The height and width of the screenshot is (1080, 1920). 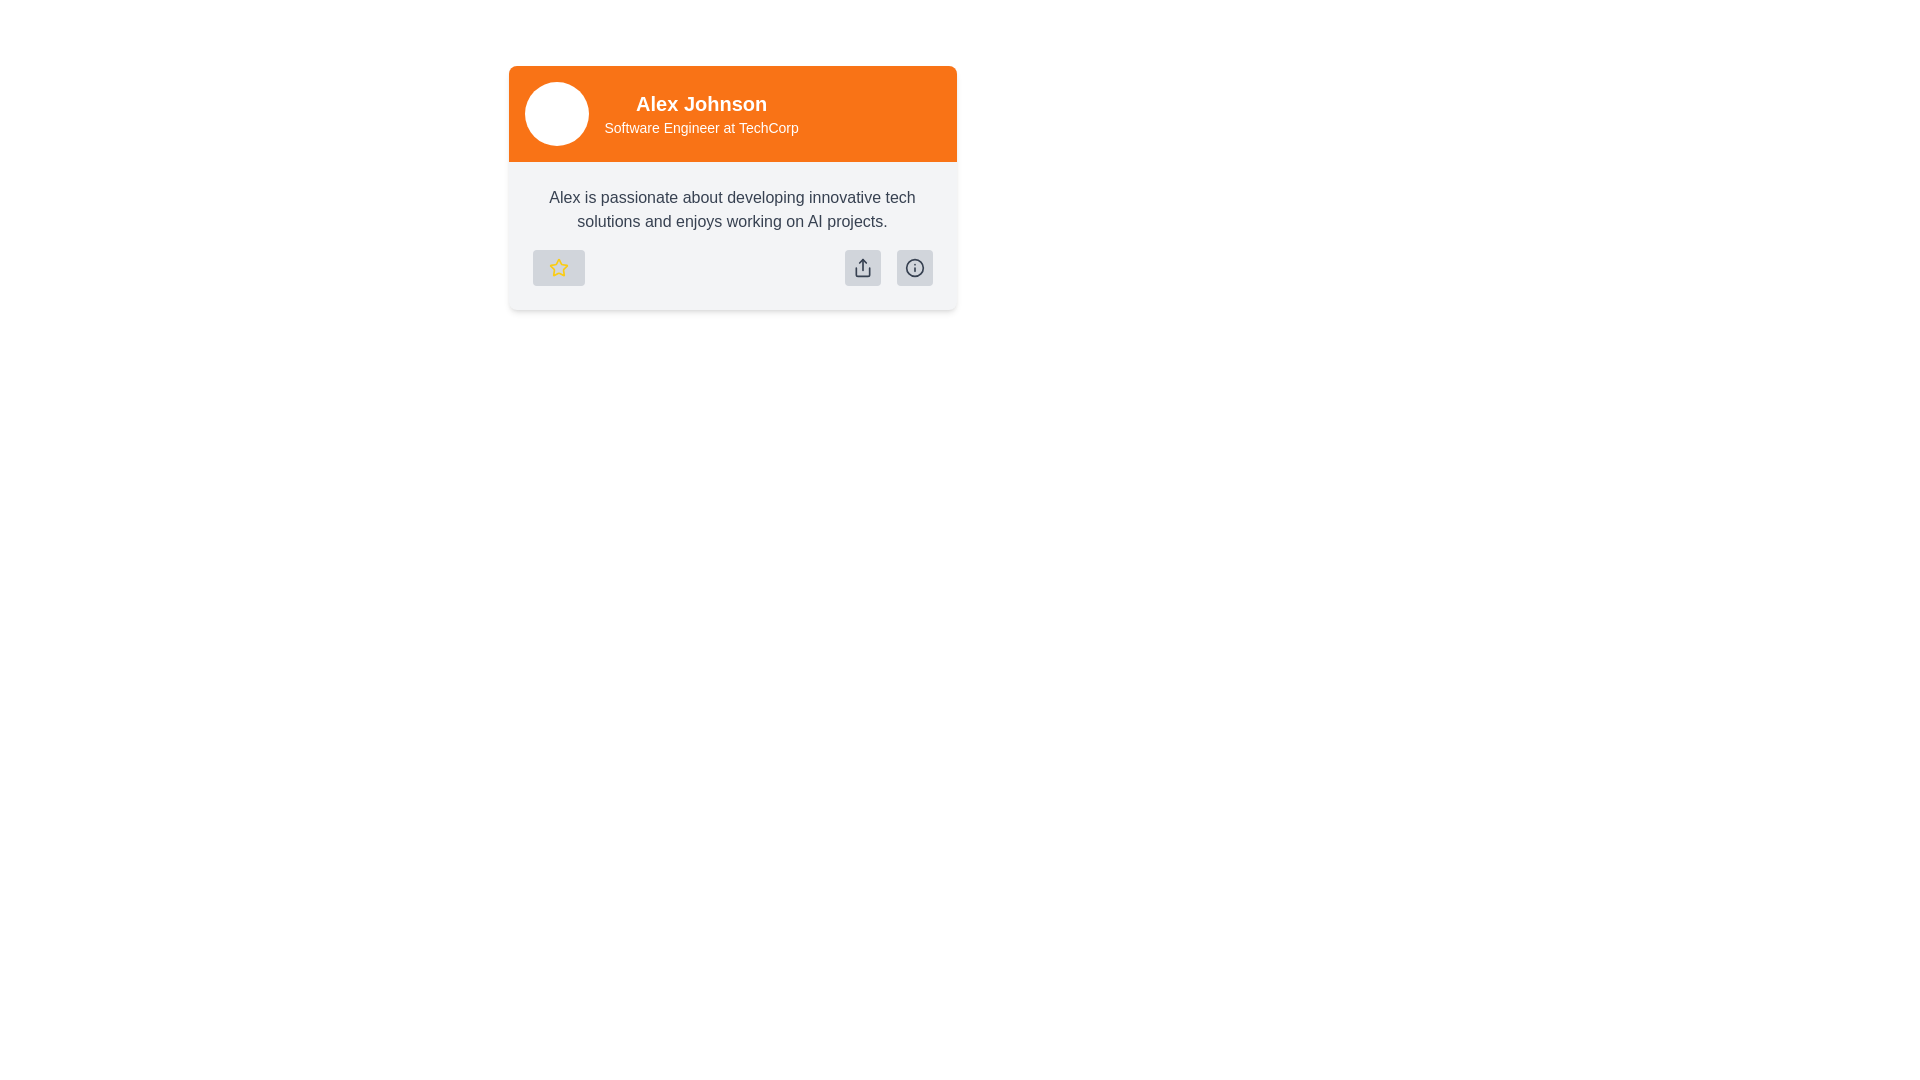 I want to click on the favorite button, which is the first button on the left in the horizontal group at the bottom-left corner of the user profile card, so click(x=558, y=266).